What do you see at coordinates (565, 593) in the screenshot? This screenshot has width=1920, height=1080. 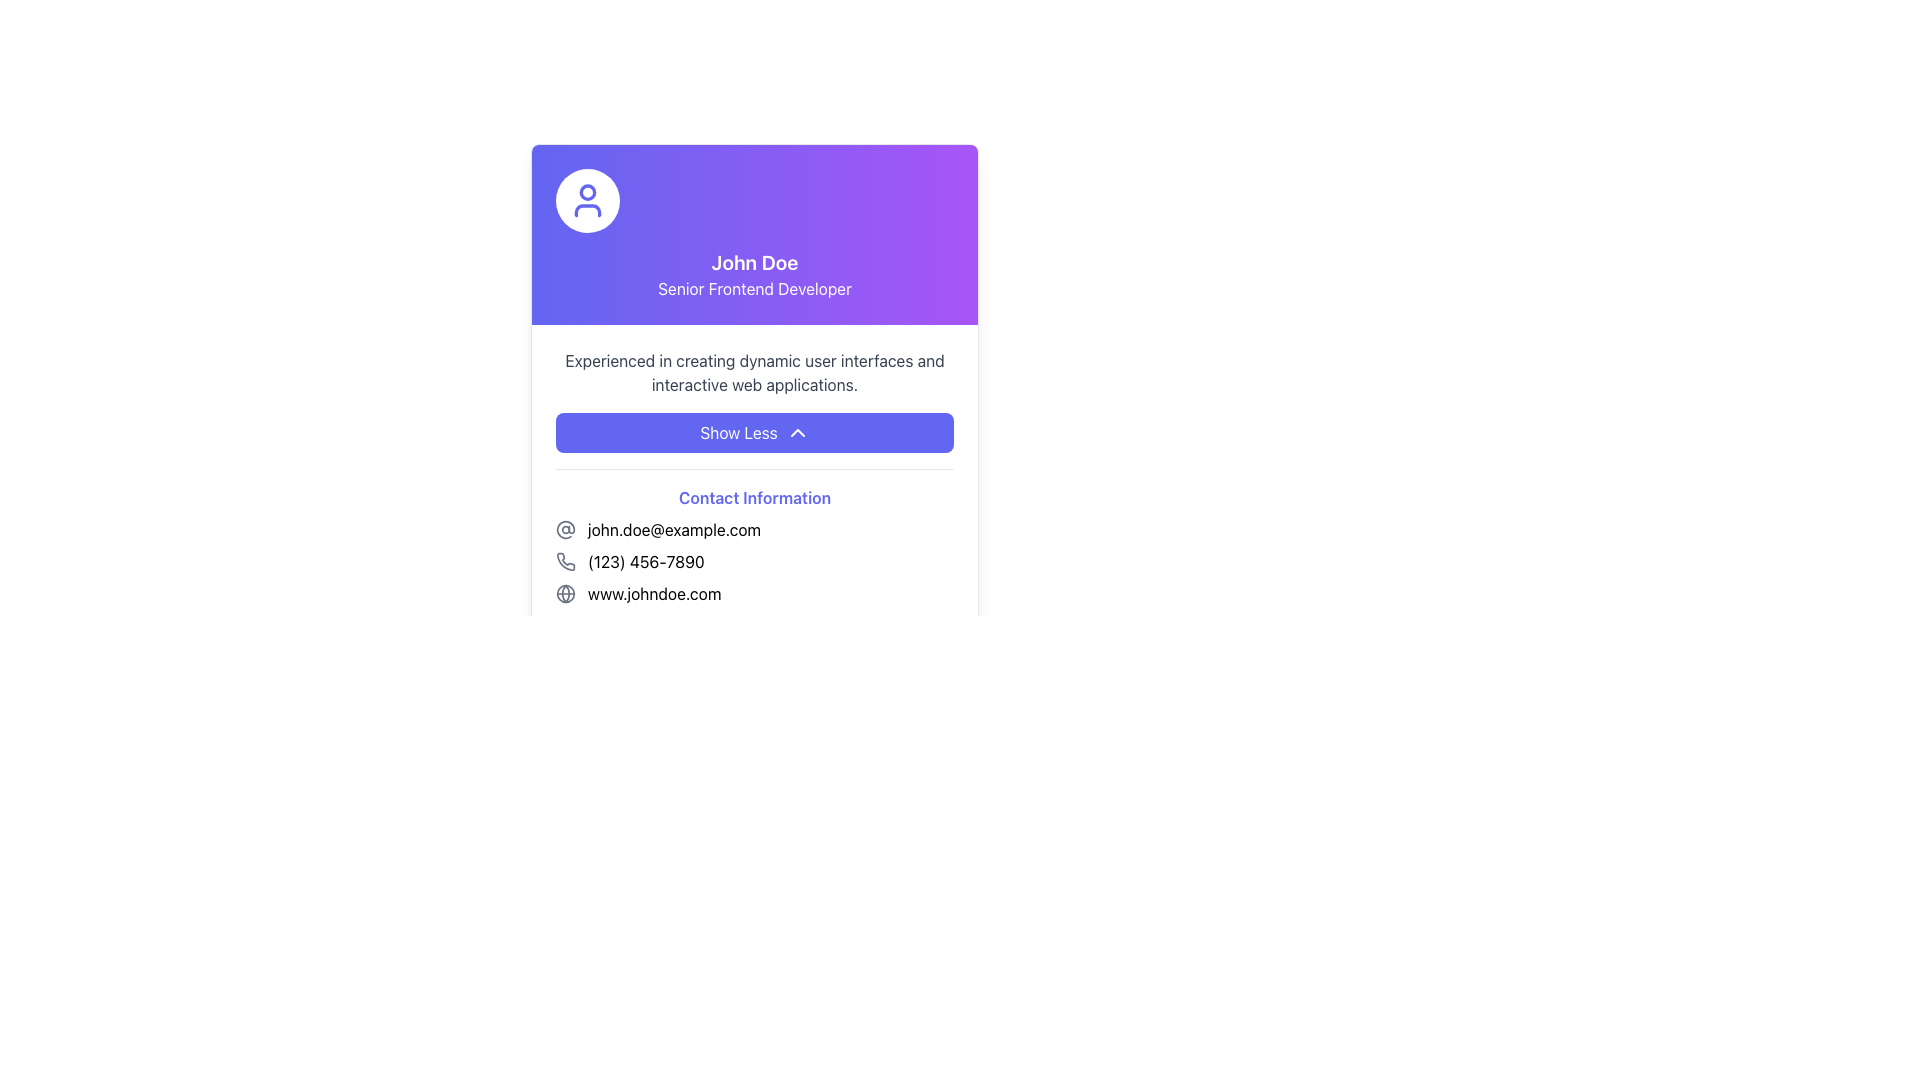 I see `the globe icon that is located to the left of the text 'www.johndoe.com', which serves as a visual indicator for a web address` at bounding box center [565, 593].